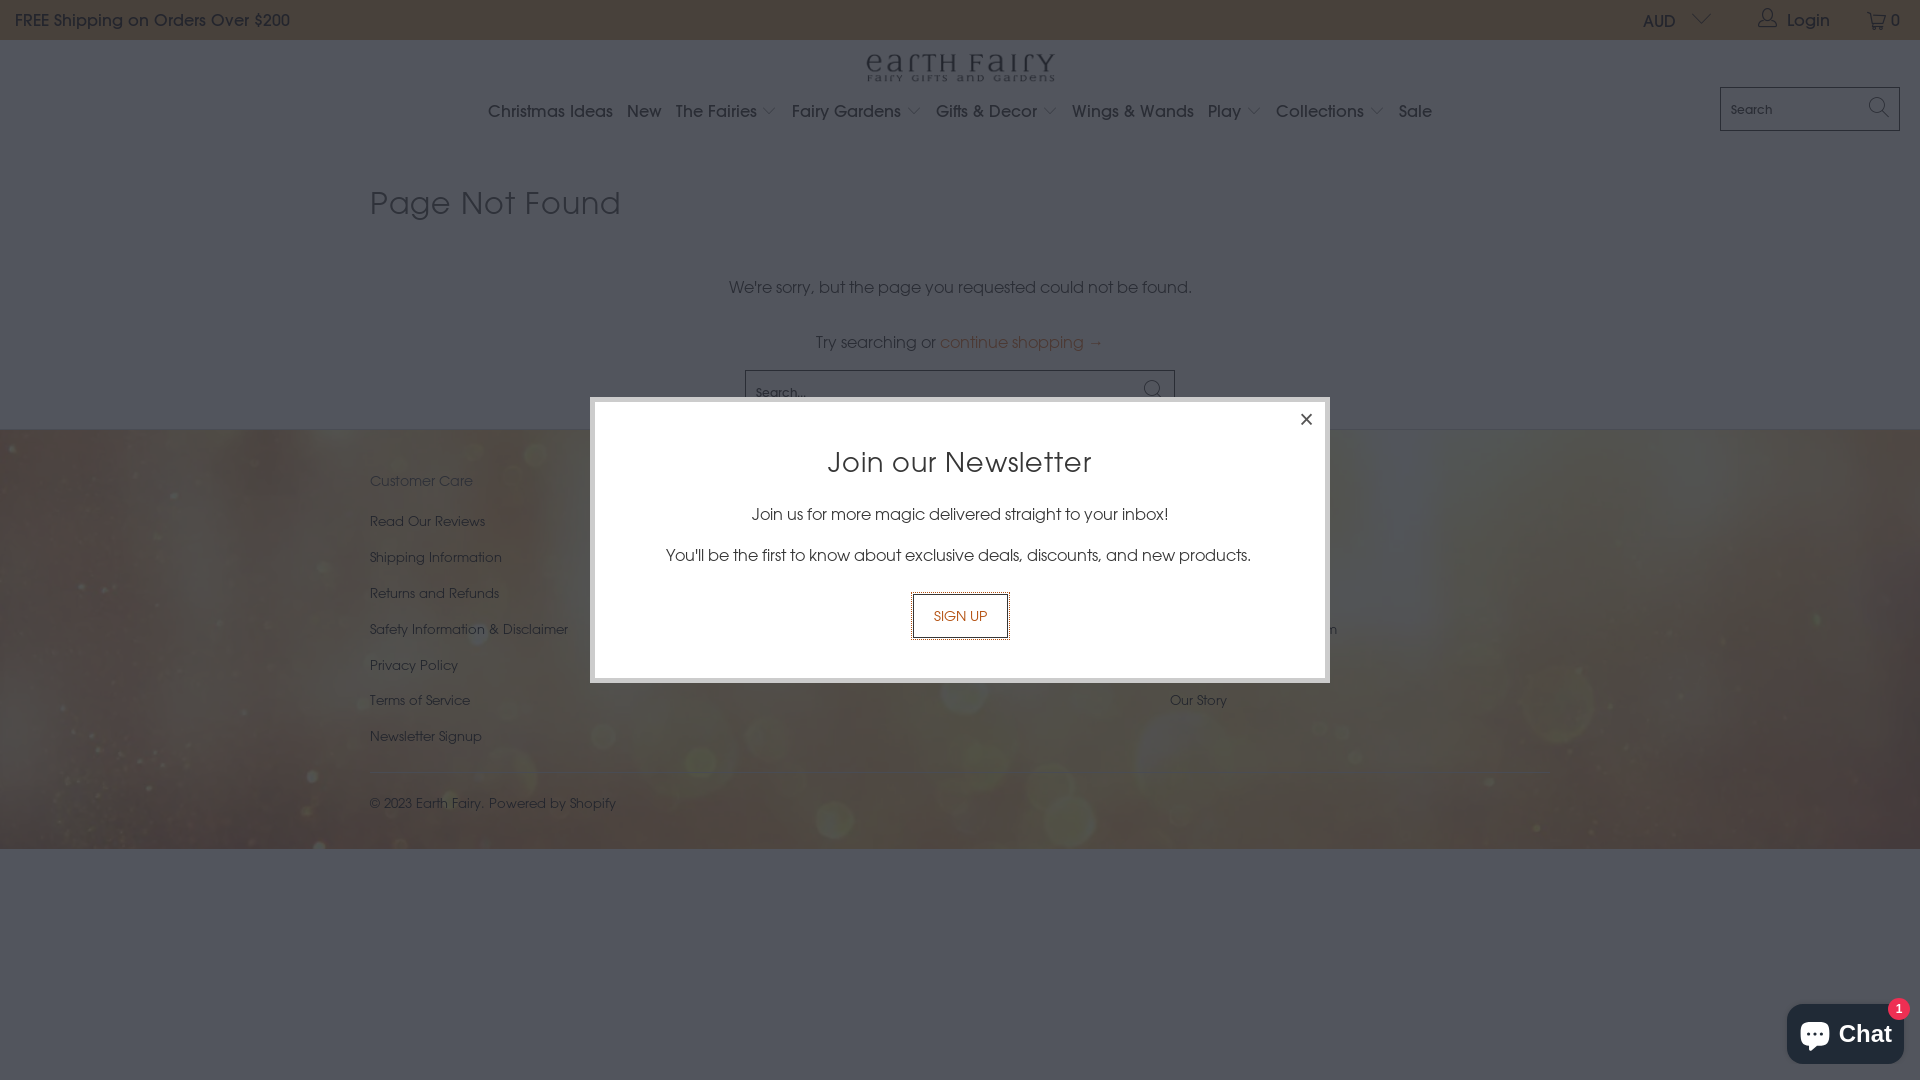 This screenshot has height=1080, width=1920. Describe the element at coordinates (1132, 112) in the screenshot. I see `'Wings & Wands'` at that location.